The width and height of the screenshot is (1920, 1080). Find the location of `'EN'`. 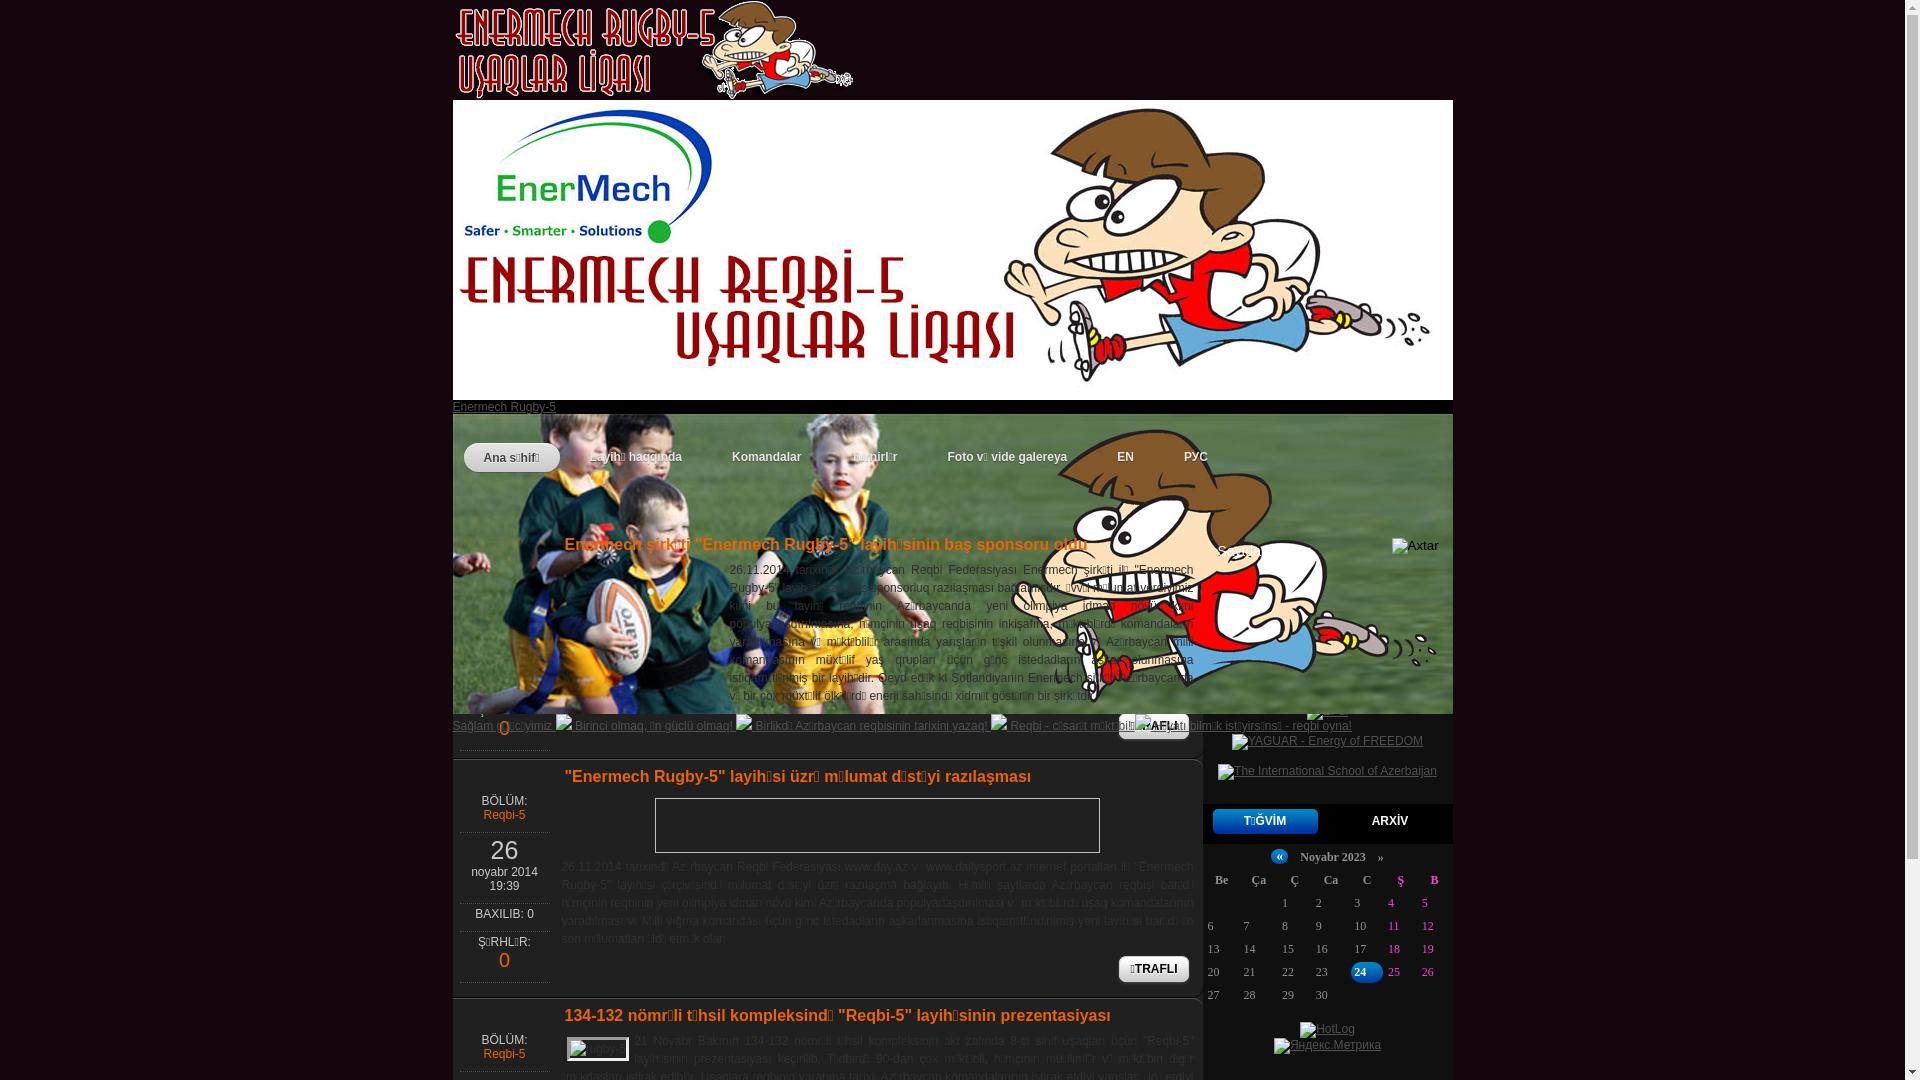

'EN' is located at coordinates (1125, 456).